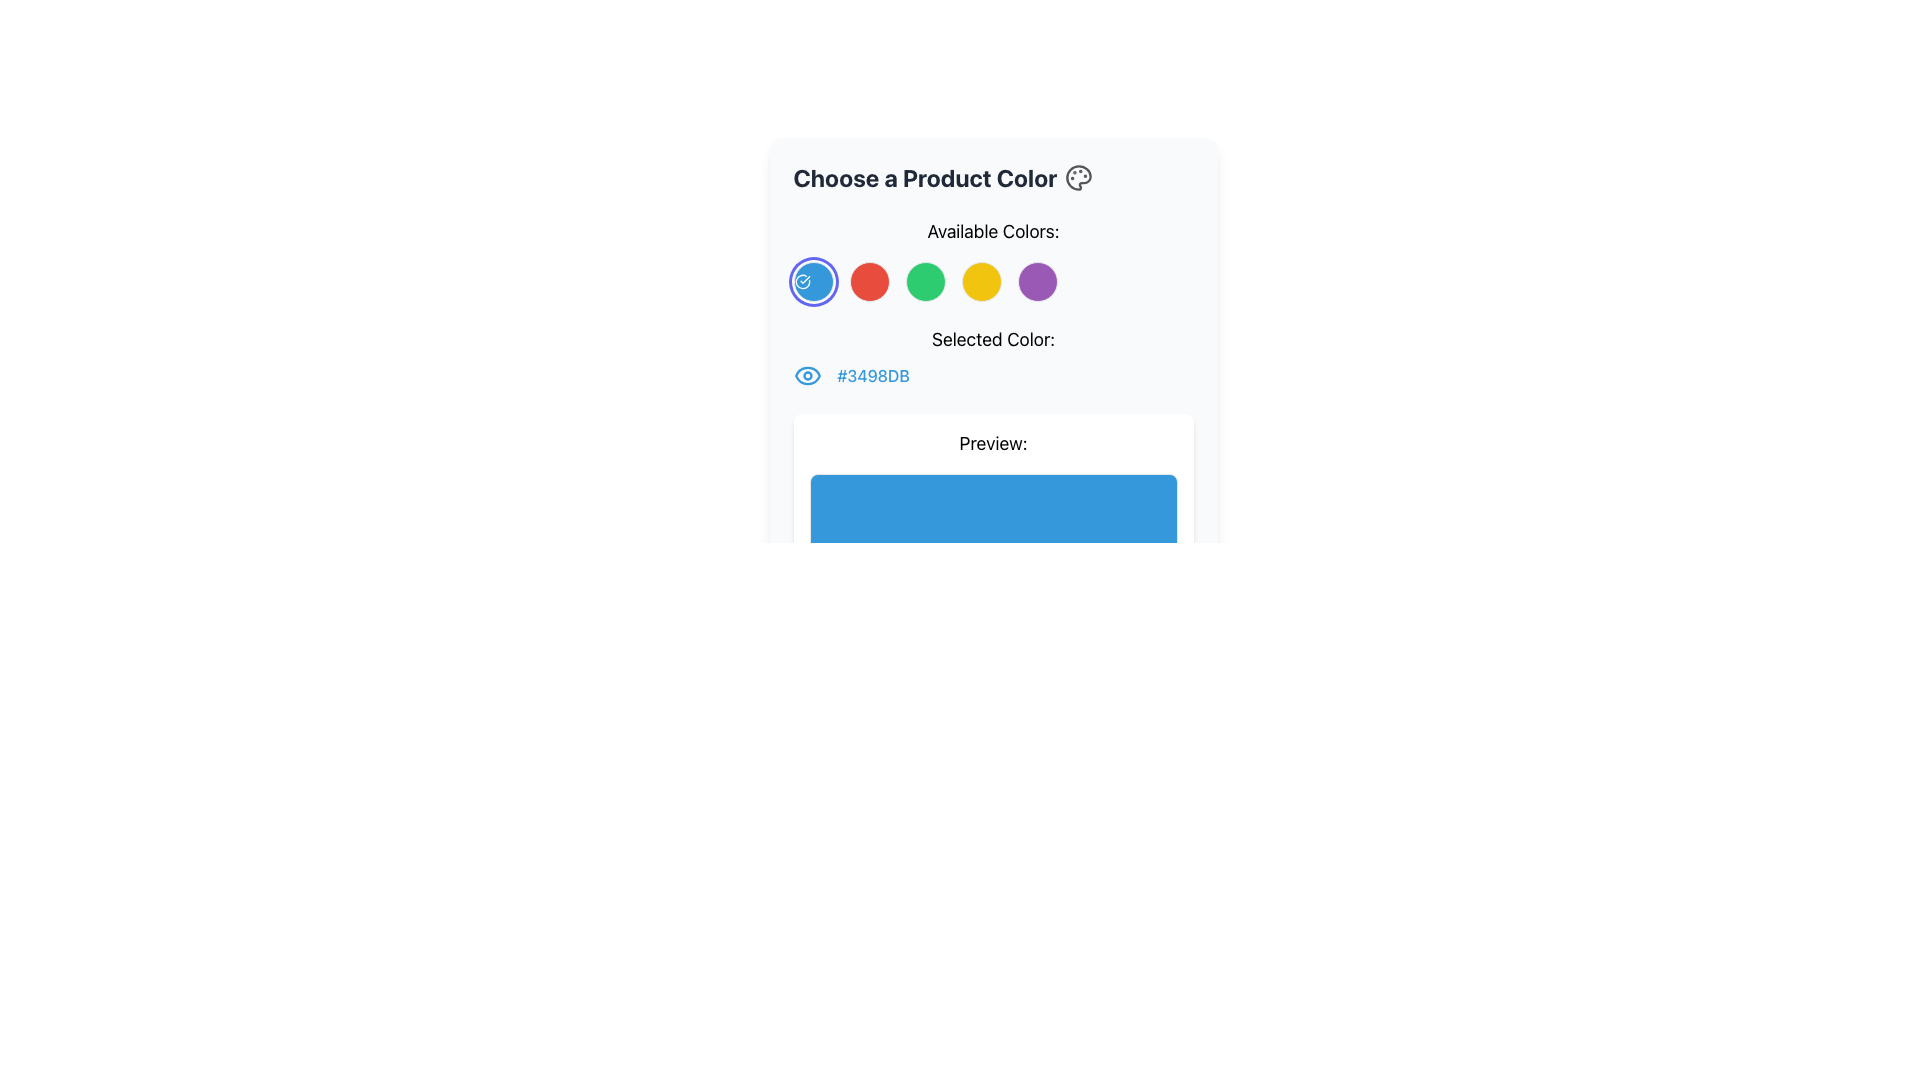  What do you see at coordinates (869, 281) in the screenshot?
I see `the second circular icon in the row of color options below the text 'Available Colors:'` at bounding box center [869, 281].